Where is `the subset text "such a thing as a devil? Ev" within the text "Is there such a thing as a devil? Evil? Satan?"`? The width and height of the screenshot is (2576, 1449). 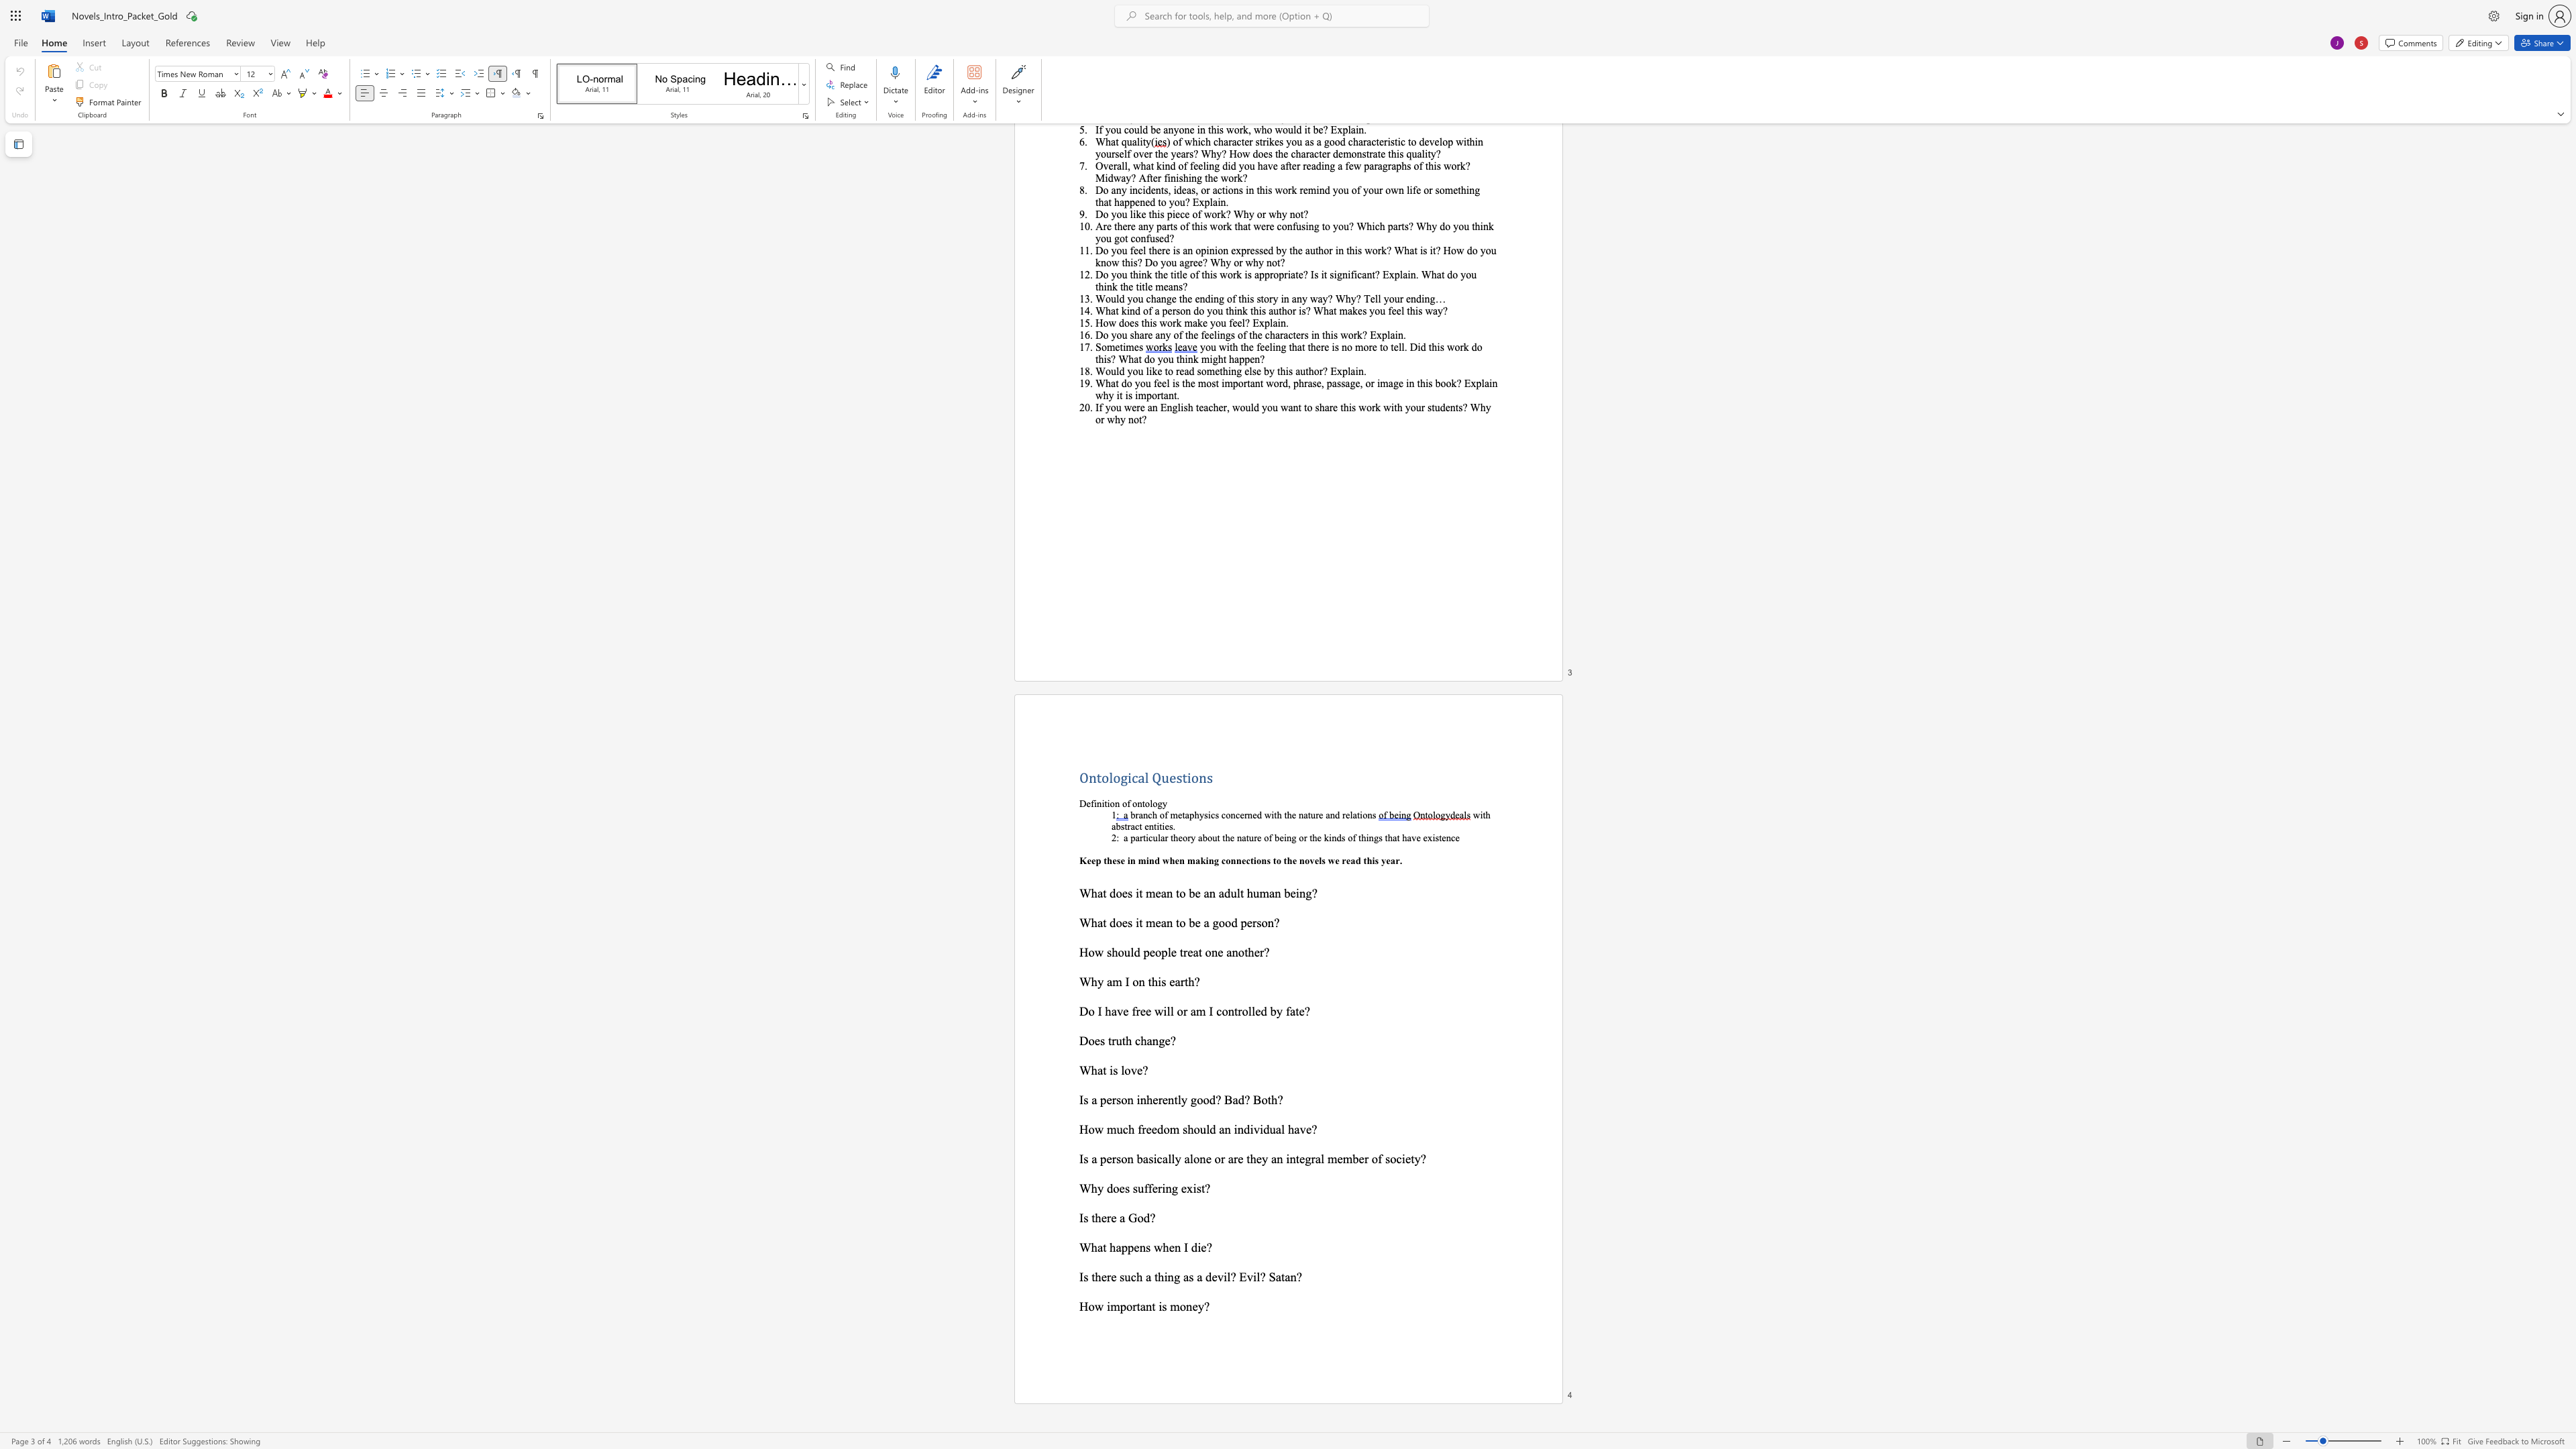
the subset text "such a thing as a devil? Ev" within the text "Is there such a thing as a devil? Evil? Satan?" is located at coordinates (1119, 1276).